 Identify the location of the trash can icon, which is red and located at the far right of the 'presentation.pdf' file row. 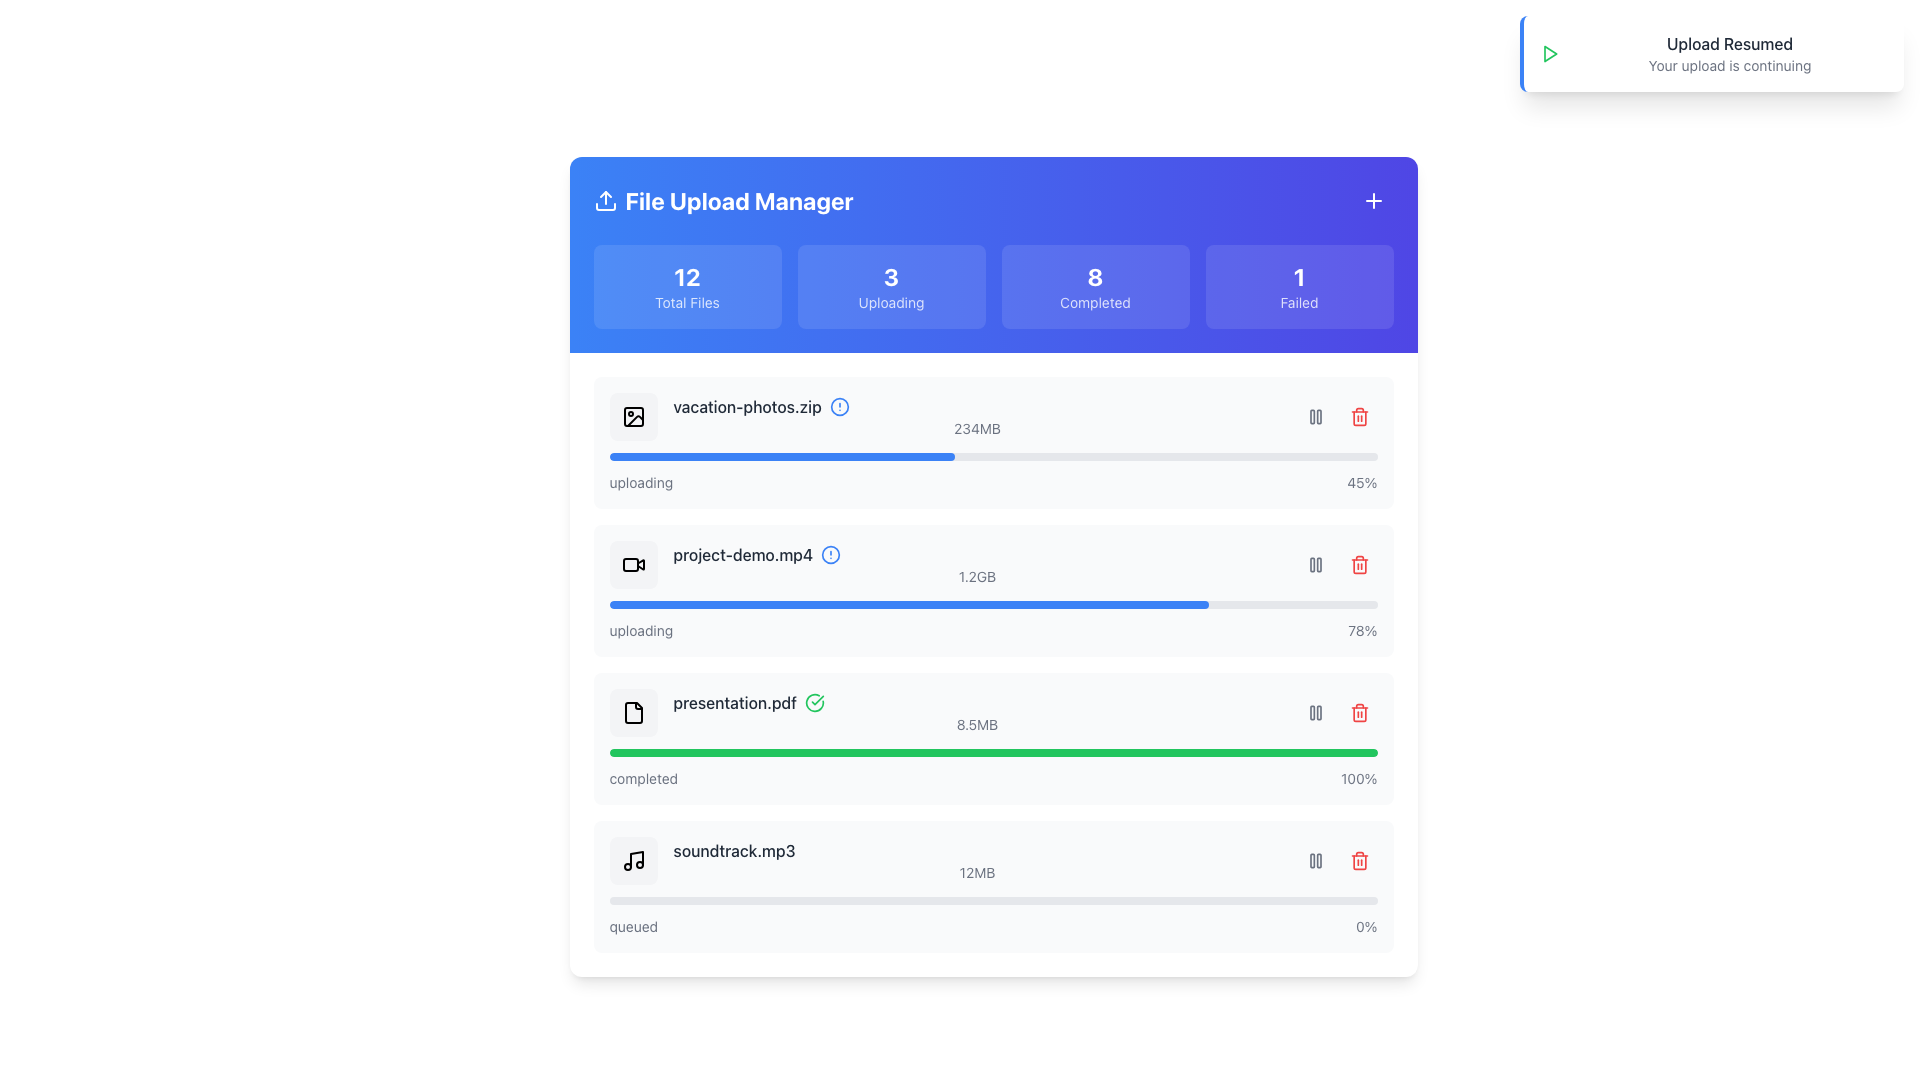
(1359, 859).